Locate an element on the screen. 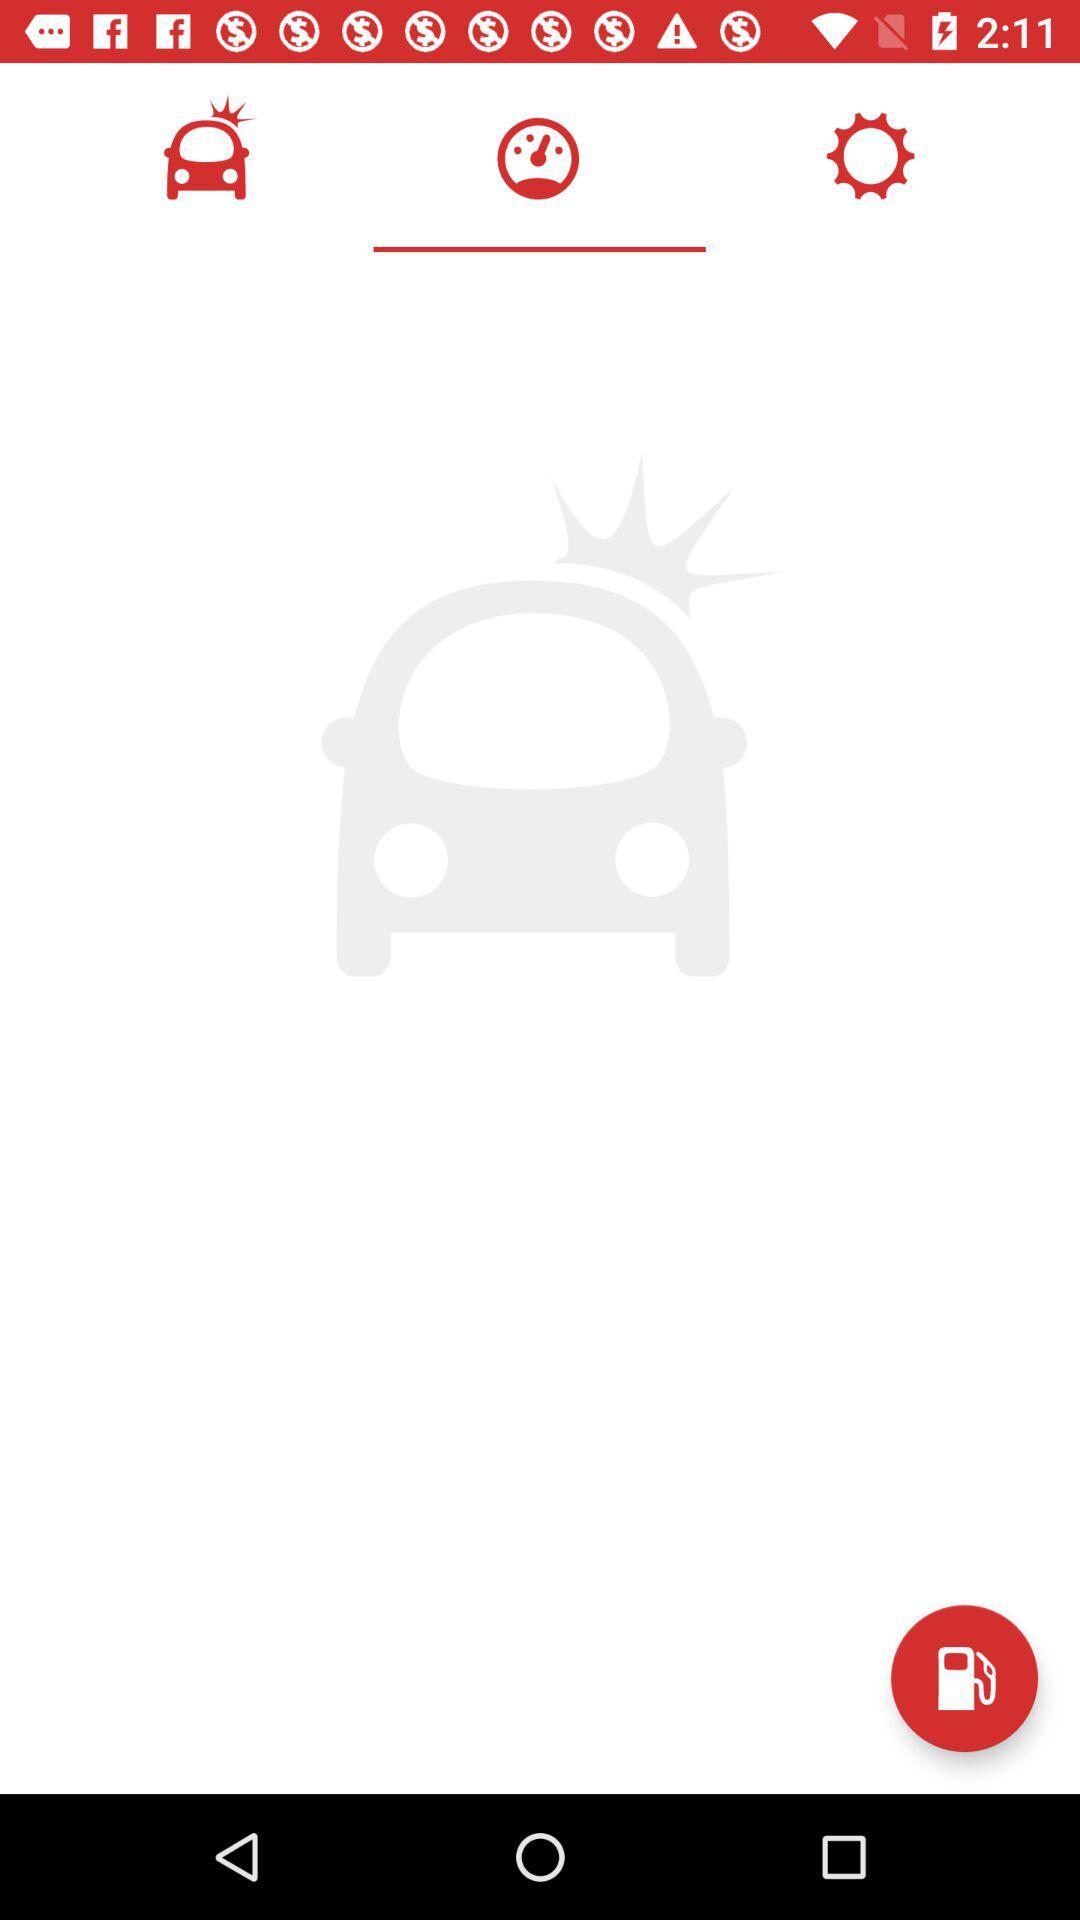  new gas refill option is located at coordinates (963, 1678).